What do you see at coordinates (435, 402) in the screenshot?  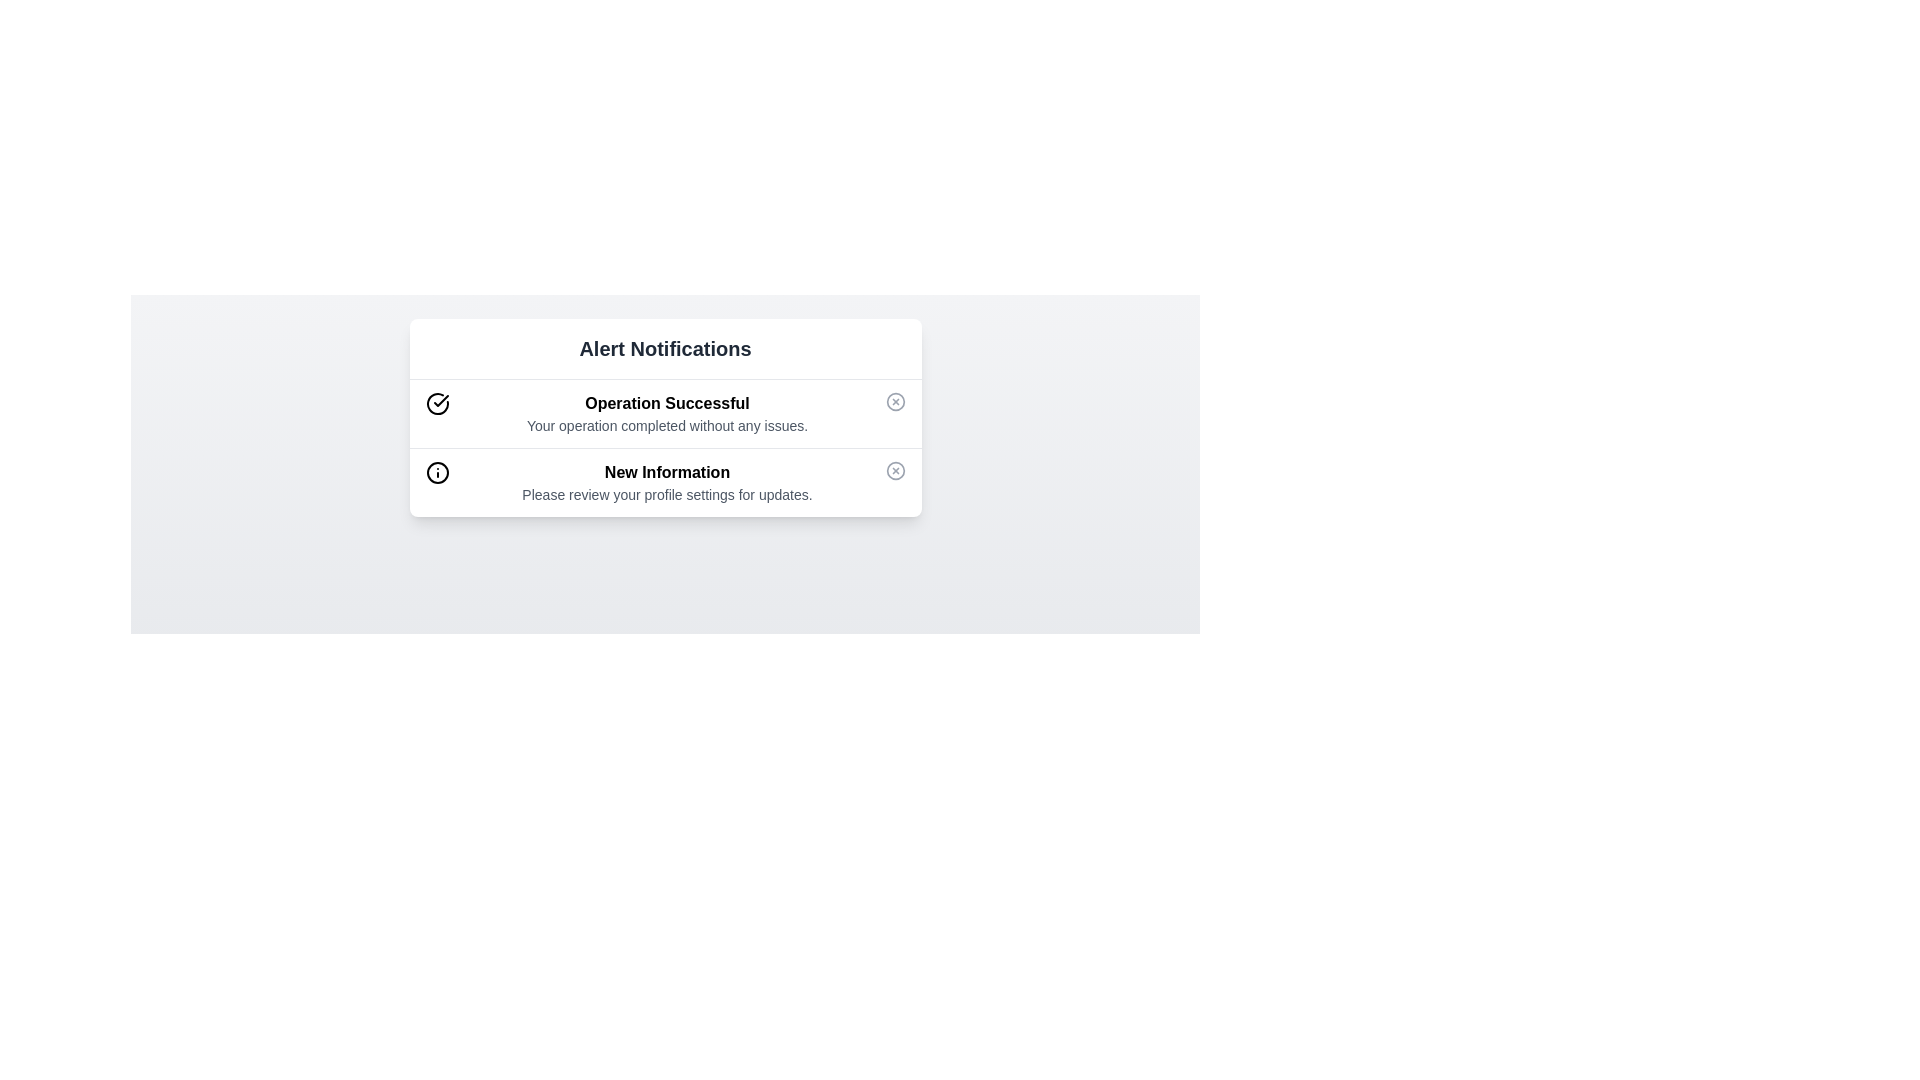 I see `the circular status icon with a checkmark located adjacent to the 'Operation Successful' notification` at bounding box center [435, 402].